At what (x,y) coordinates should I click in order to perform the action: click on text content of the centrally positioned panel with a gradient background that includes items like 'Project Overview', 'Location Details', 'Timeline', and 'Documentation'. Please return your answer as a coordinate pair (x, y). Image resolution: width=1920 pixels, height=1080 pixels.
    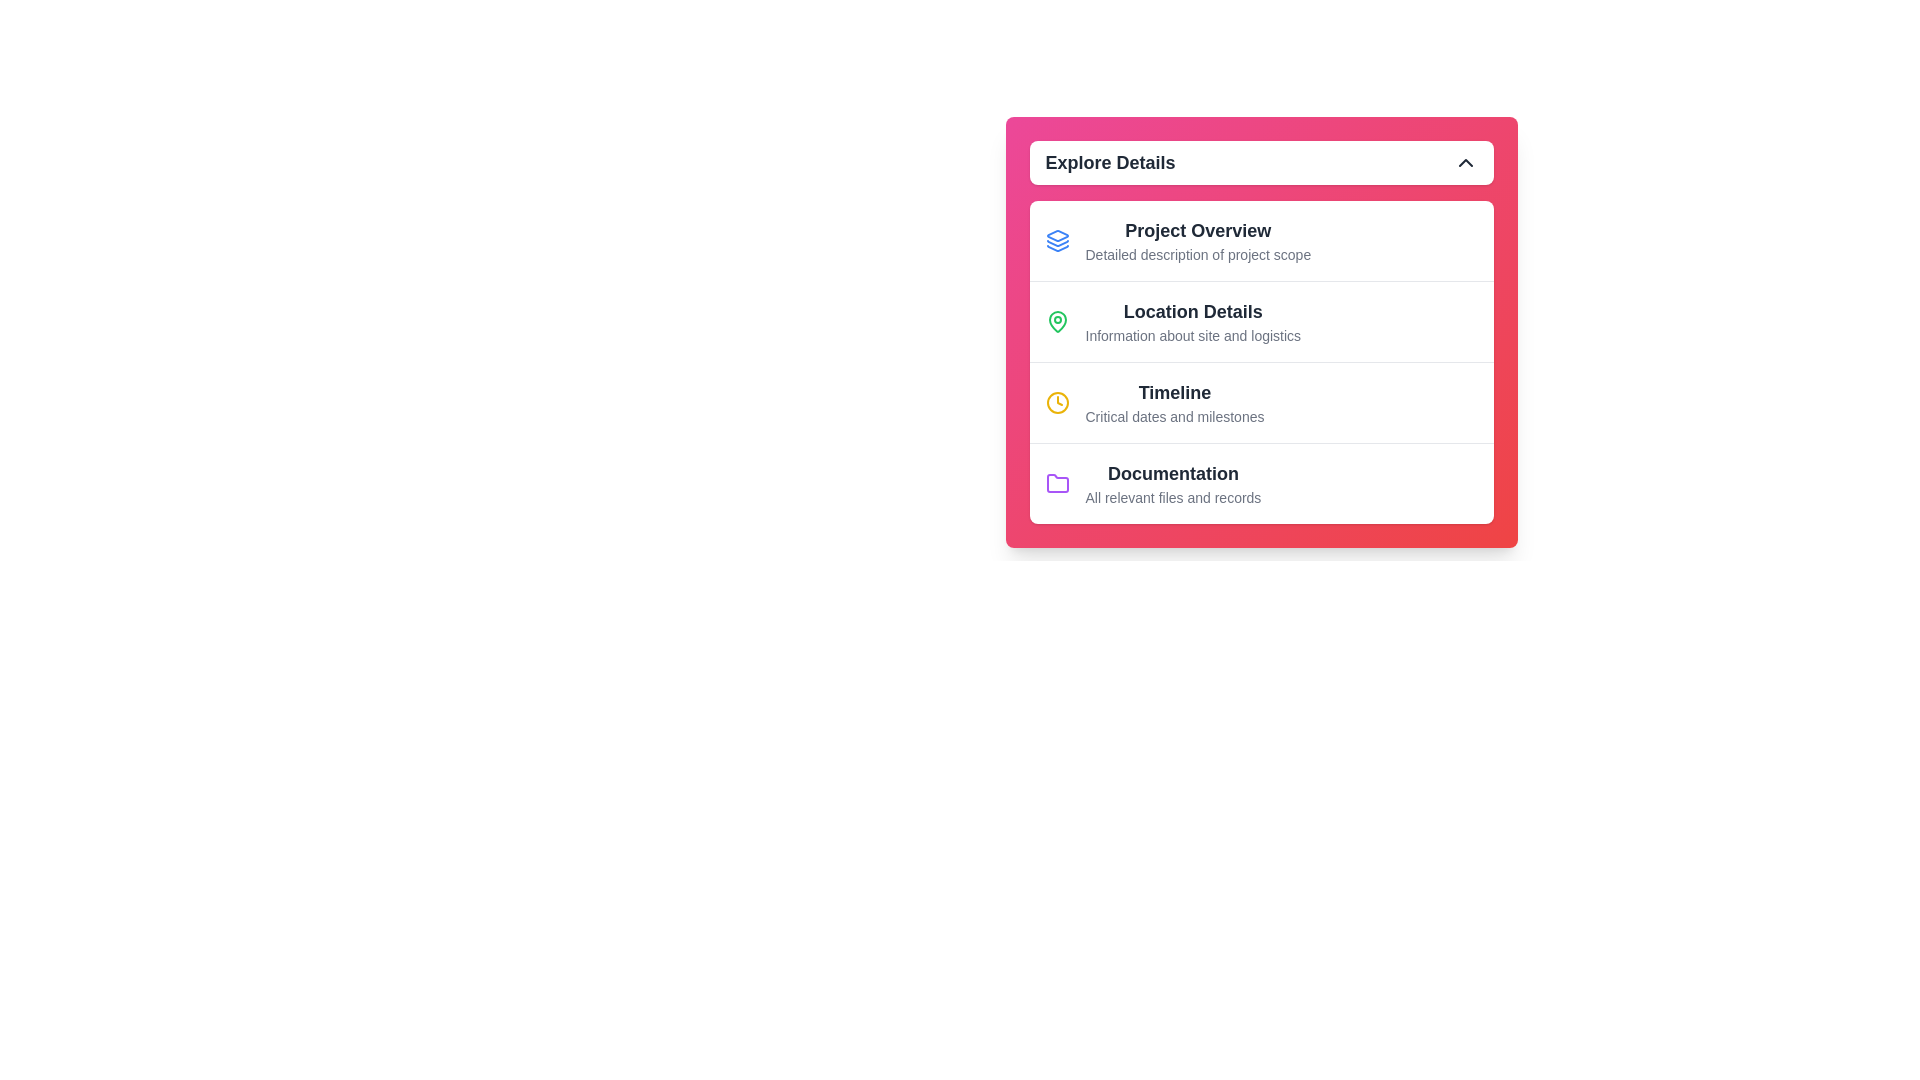
    Looking at the image, I should click on (1260, 331).